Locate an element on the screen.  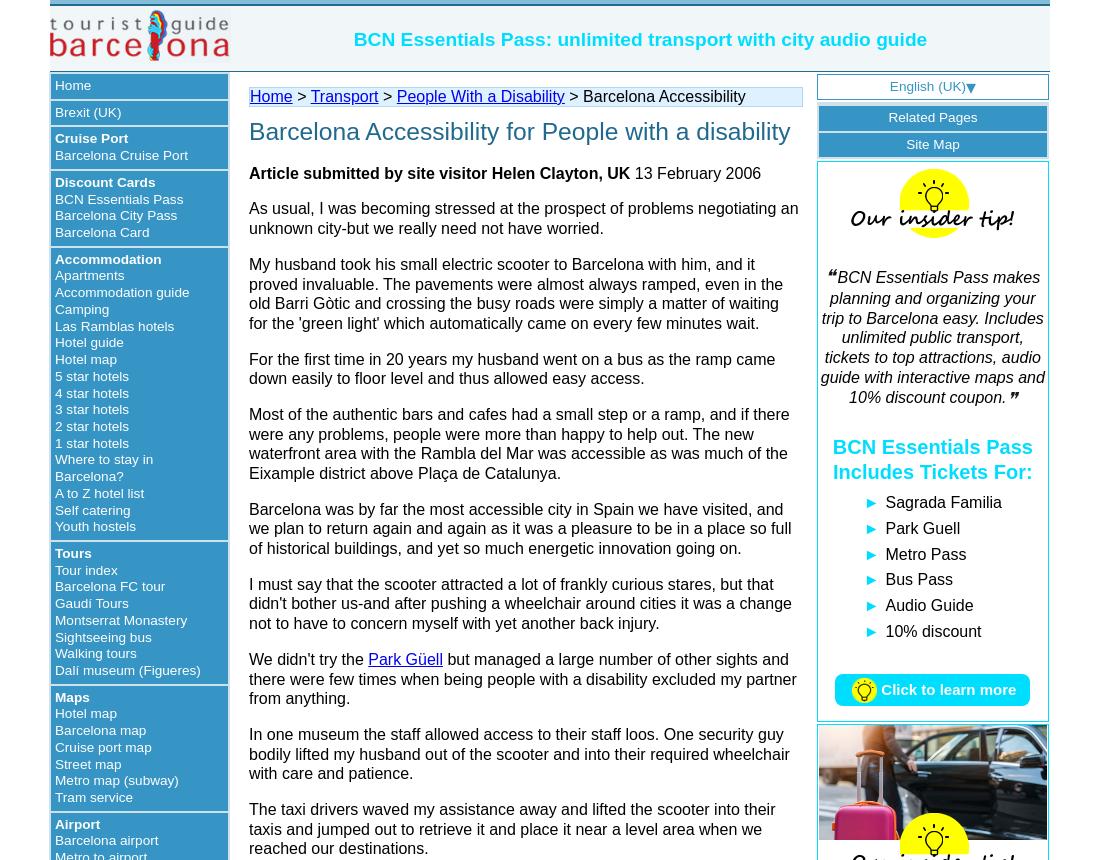
'A to Z hotel list' is located at coordinates (99, 491).